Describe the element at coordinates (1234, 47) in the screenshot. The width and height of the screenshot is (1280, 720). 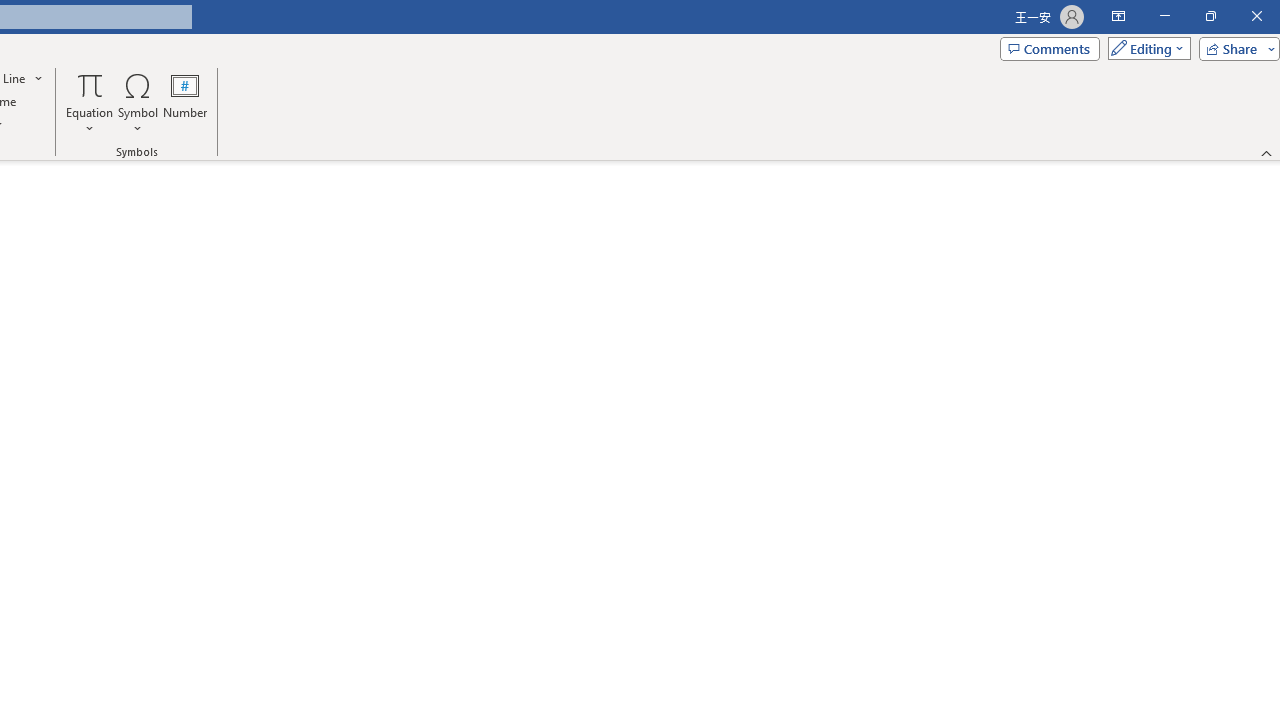
I see `'Share'` at that location.